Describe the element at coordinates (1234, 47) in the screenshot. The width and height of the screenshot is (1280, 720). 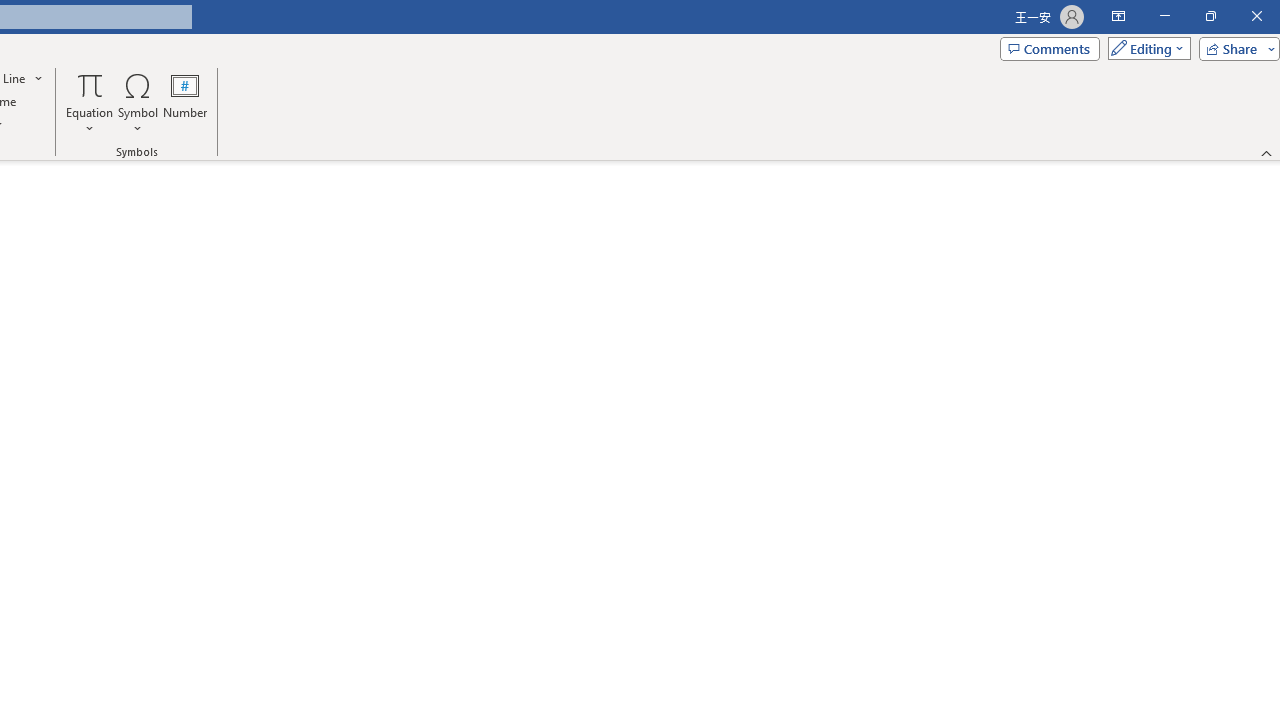
I see `'Share'` at that location.